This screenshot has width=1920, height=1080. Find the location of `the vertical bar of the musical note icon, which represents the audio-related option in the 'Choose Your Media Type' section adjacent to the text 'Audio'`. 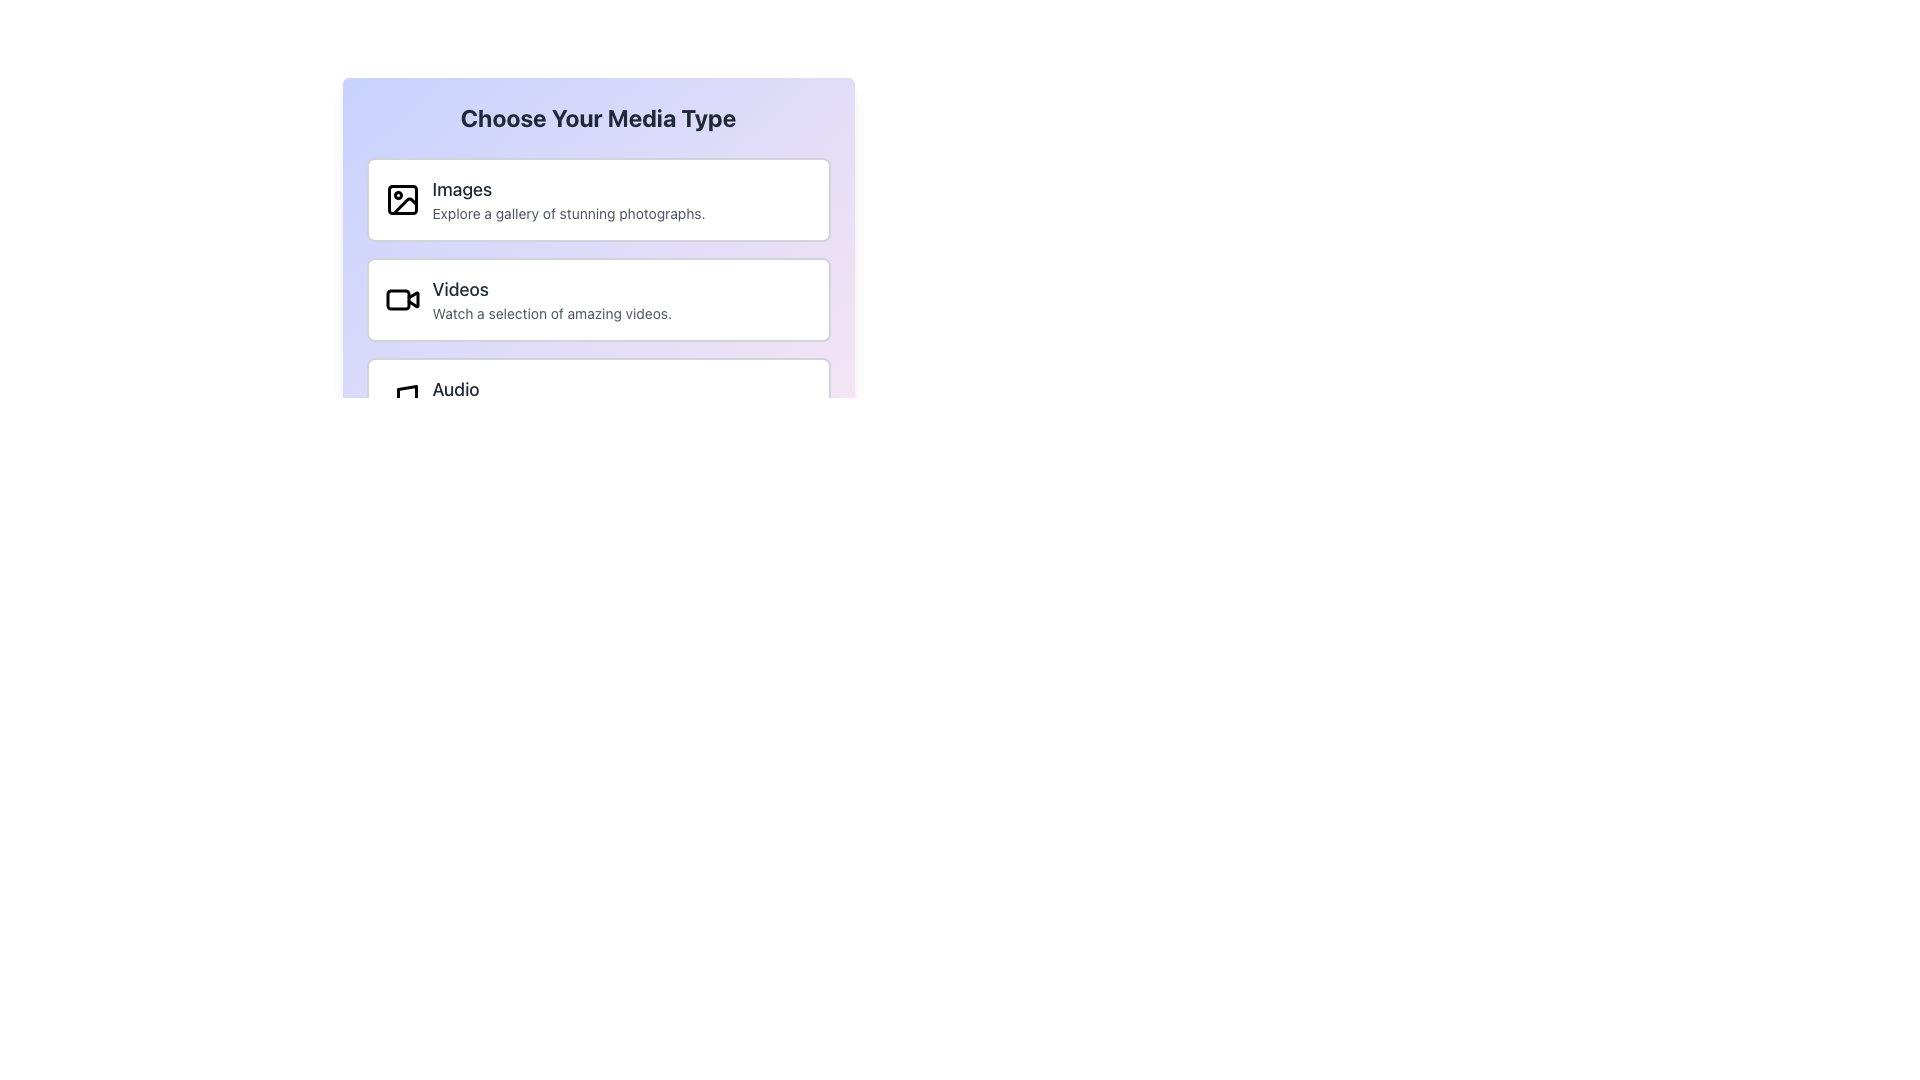

the vertical bar of the musical note icon, which represents the audio-related option in the 'Choose Your Media Type' section adjacent to the text 'Audio' is located at coordinates (406, 397).